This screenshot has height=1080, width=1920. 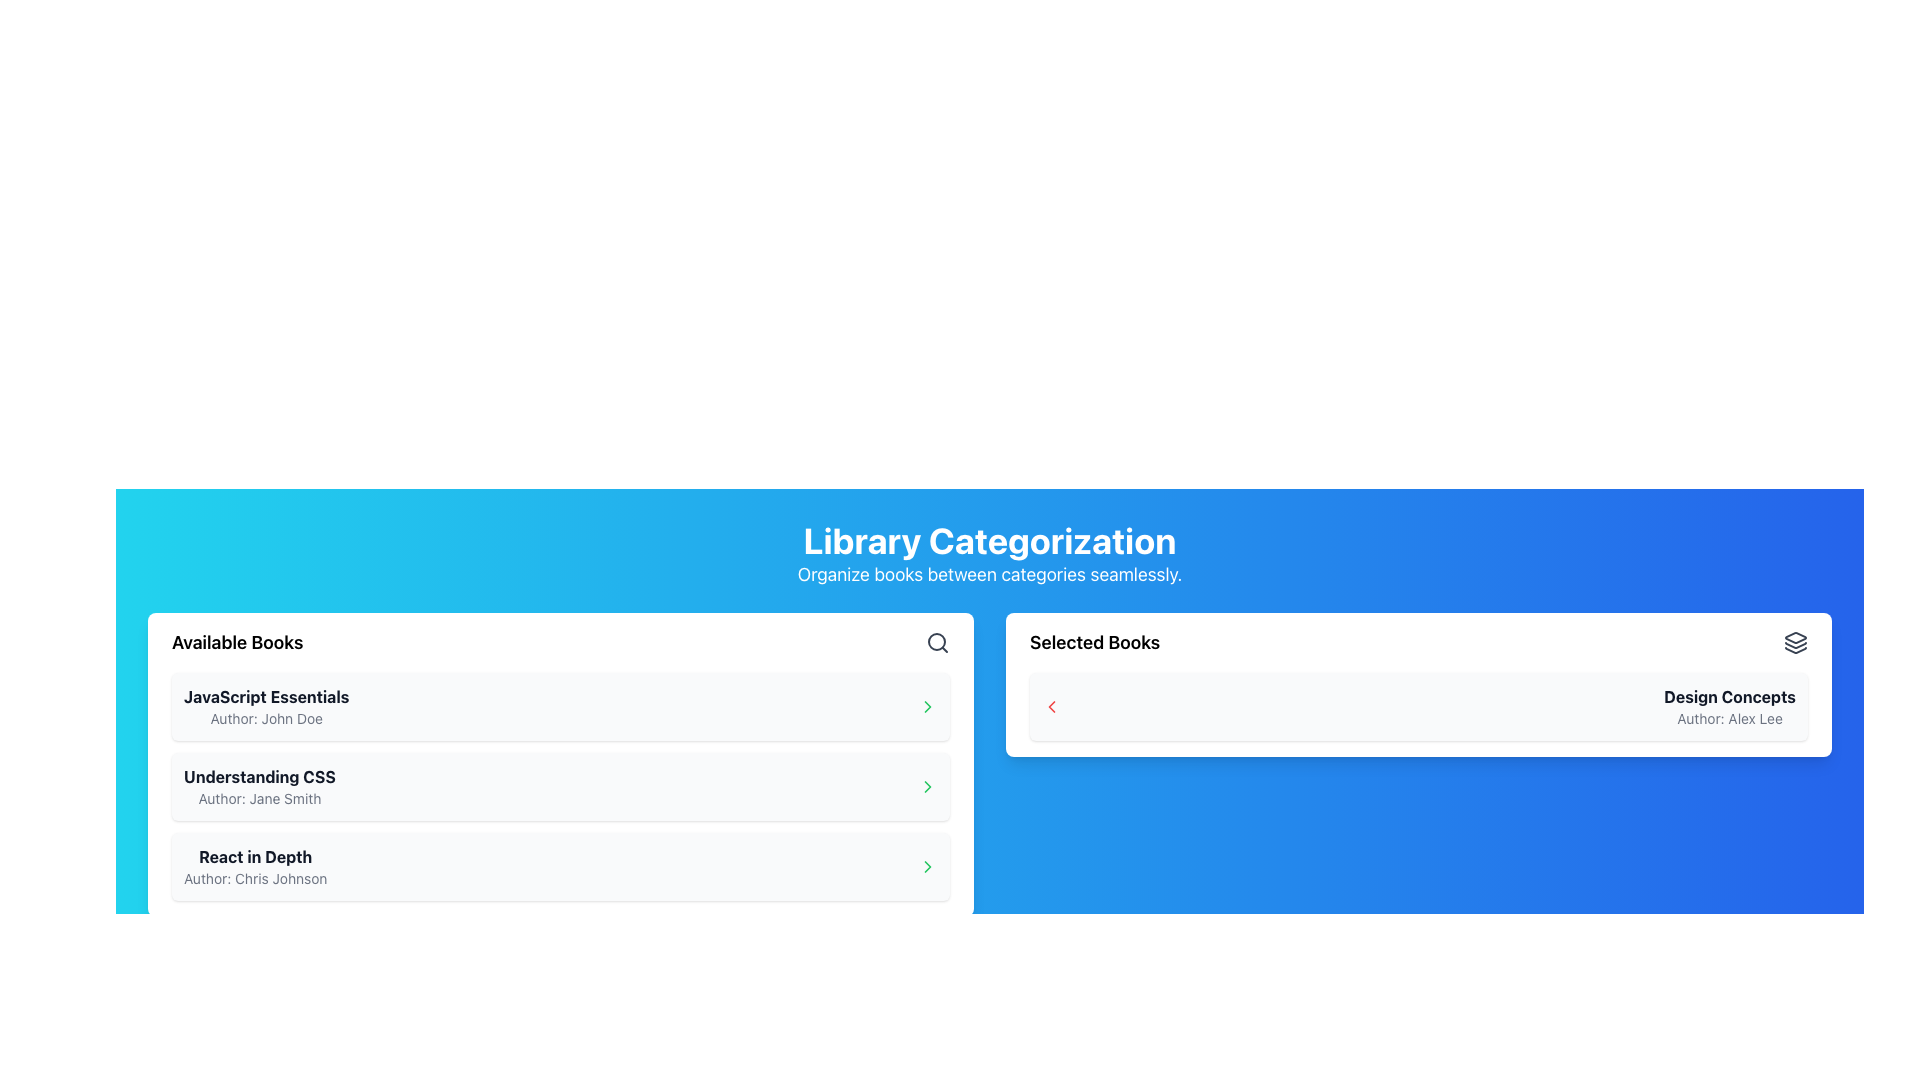 What do you see at coordinates (254, 866) in the screenshot?
I see `the text block UI component displaying 'React in Depth' and 'Author: Chris Johnson', the third item in the list of books in the 'Available Books' section` at bounding box center [254, 866].